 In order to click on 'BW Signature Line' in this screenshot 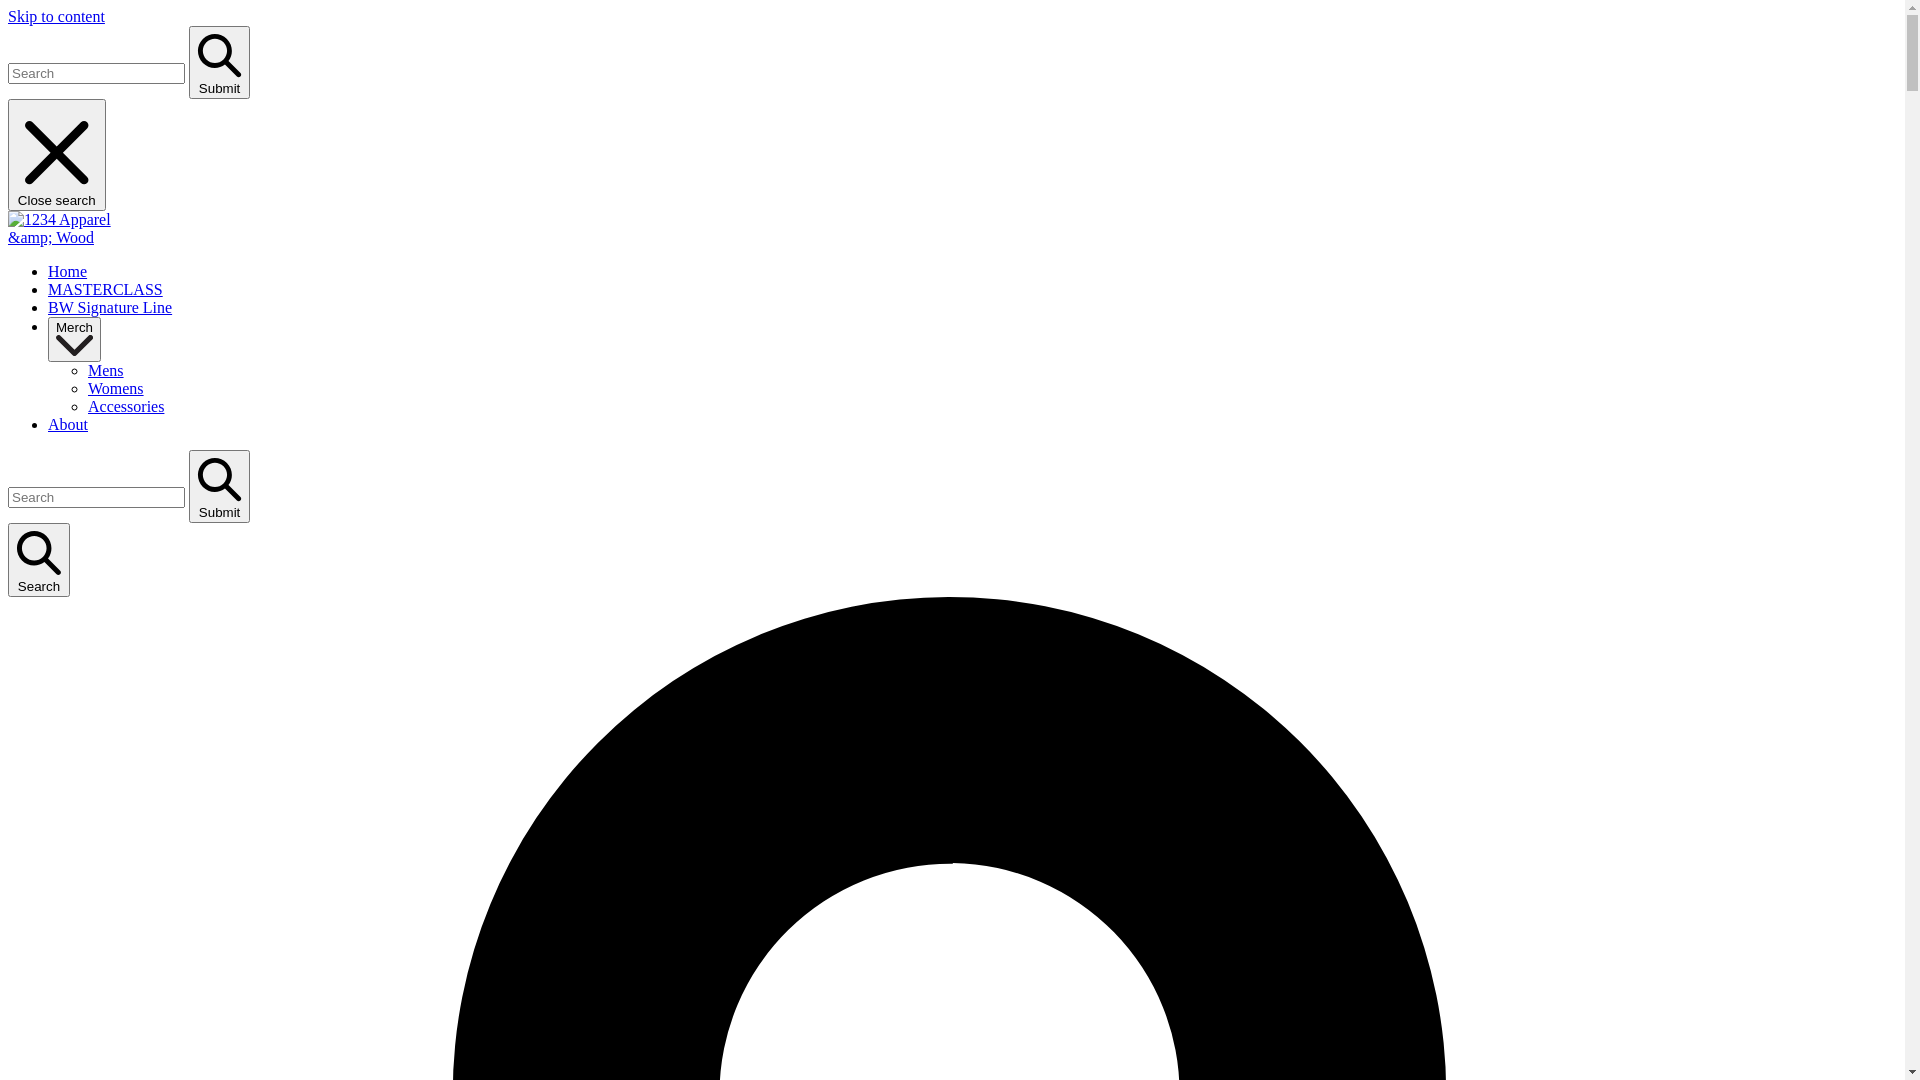, I will do `click(109, 307)`.